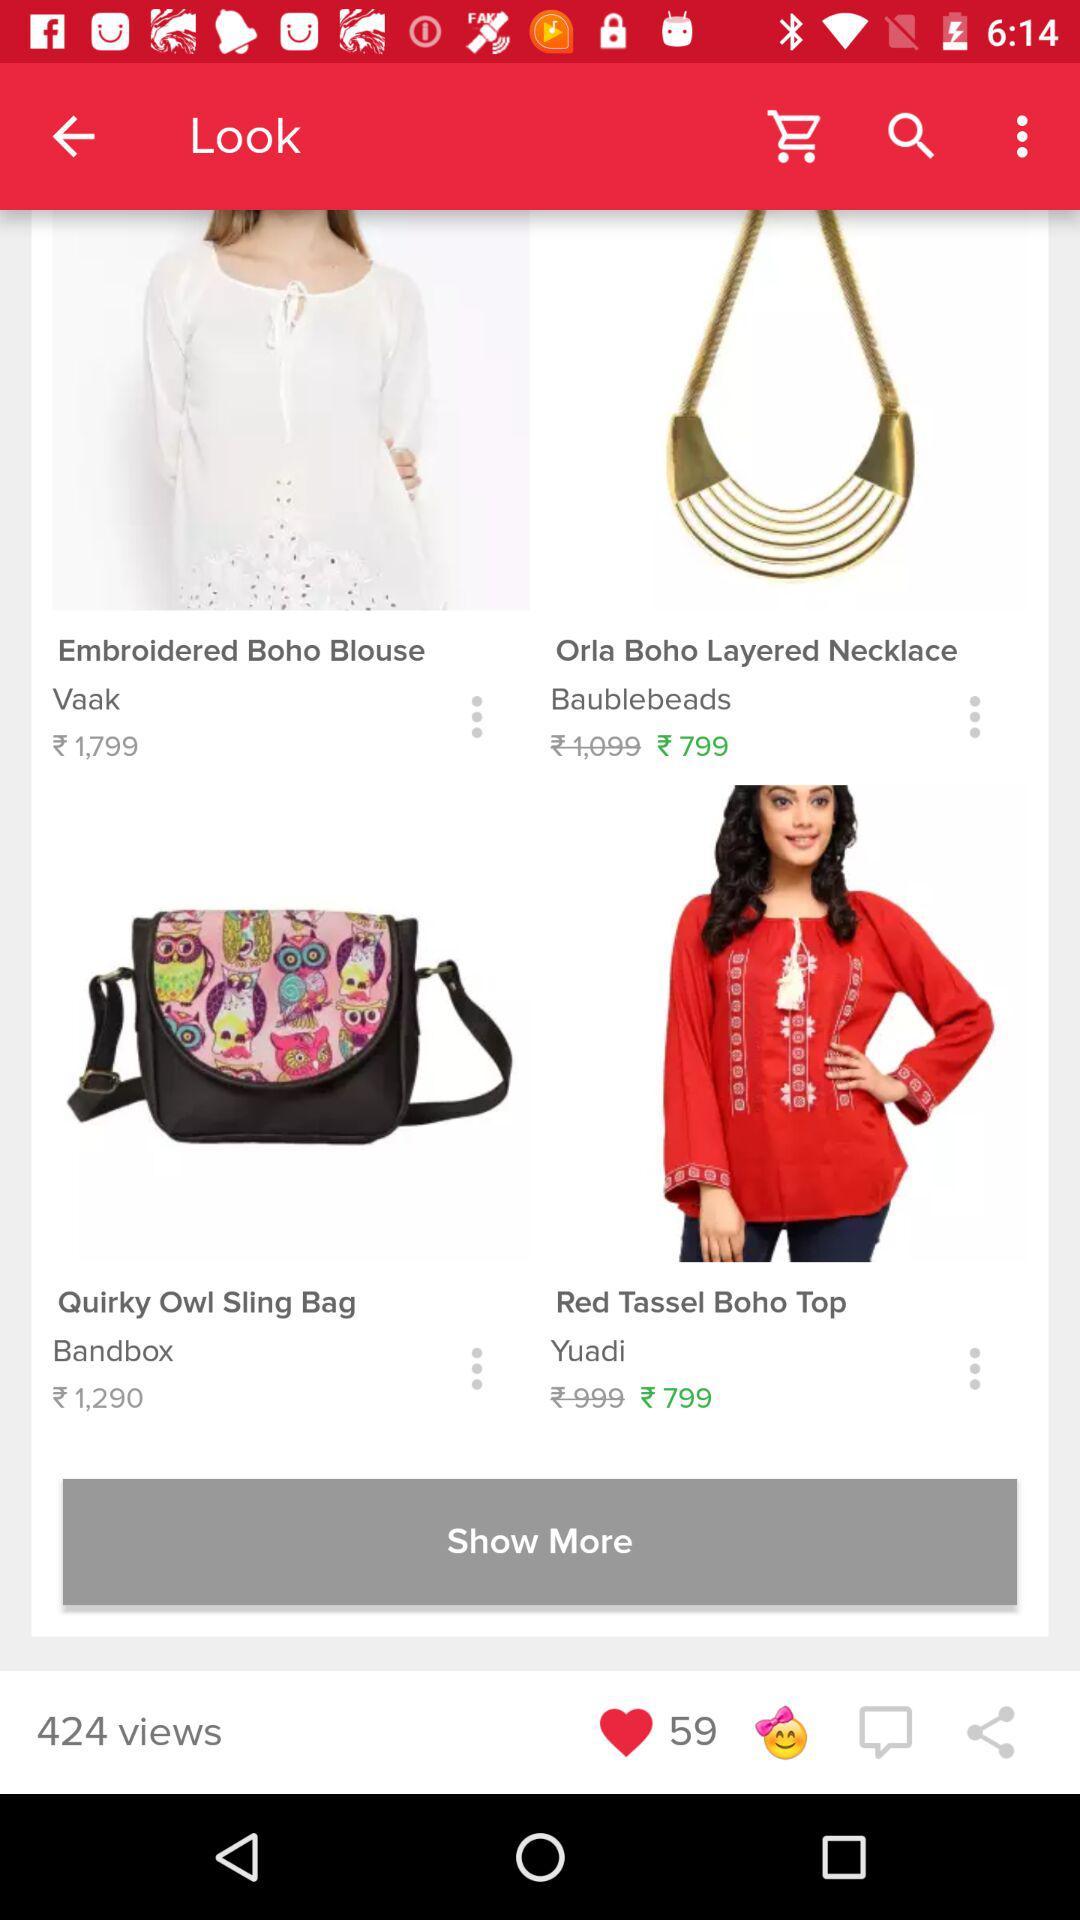  Describe the element at coordinates (625, 1731) in the screenshot. I see `the favorite icon` at that location.